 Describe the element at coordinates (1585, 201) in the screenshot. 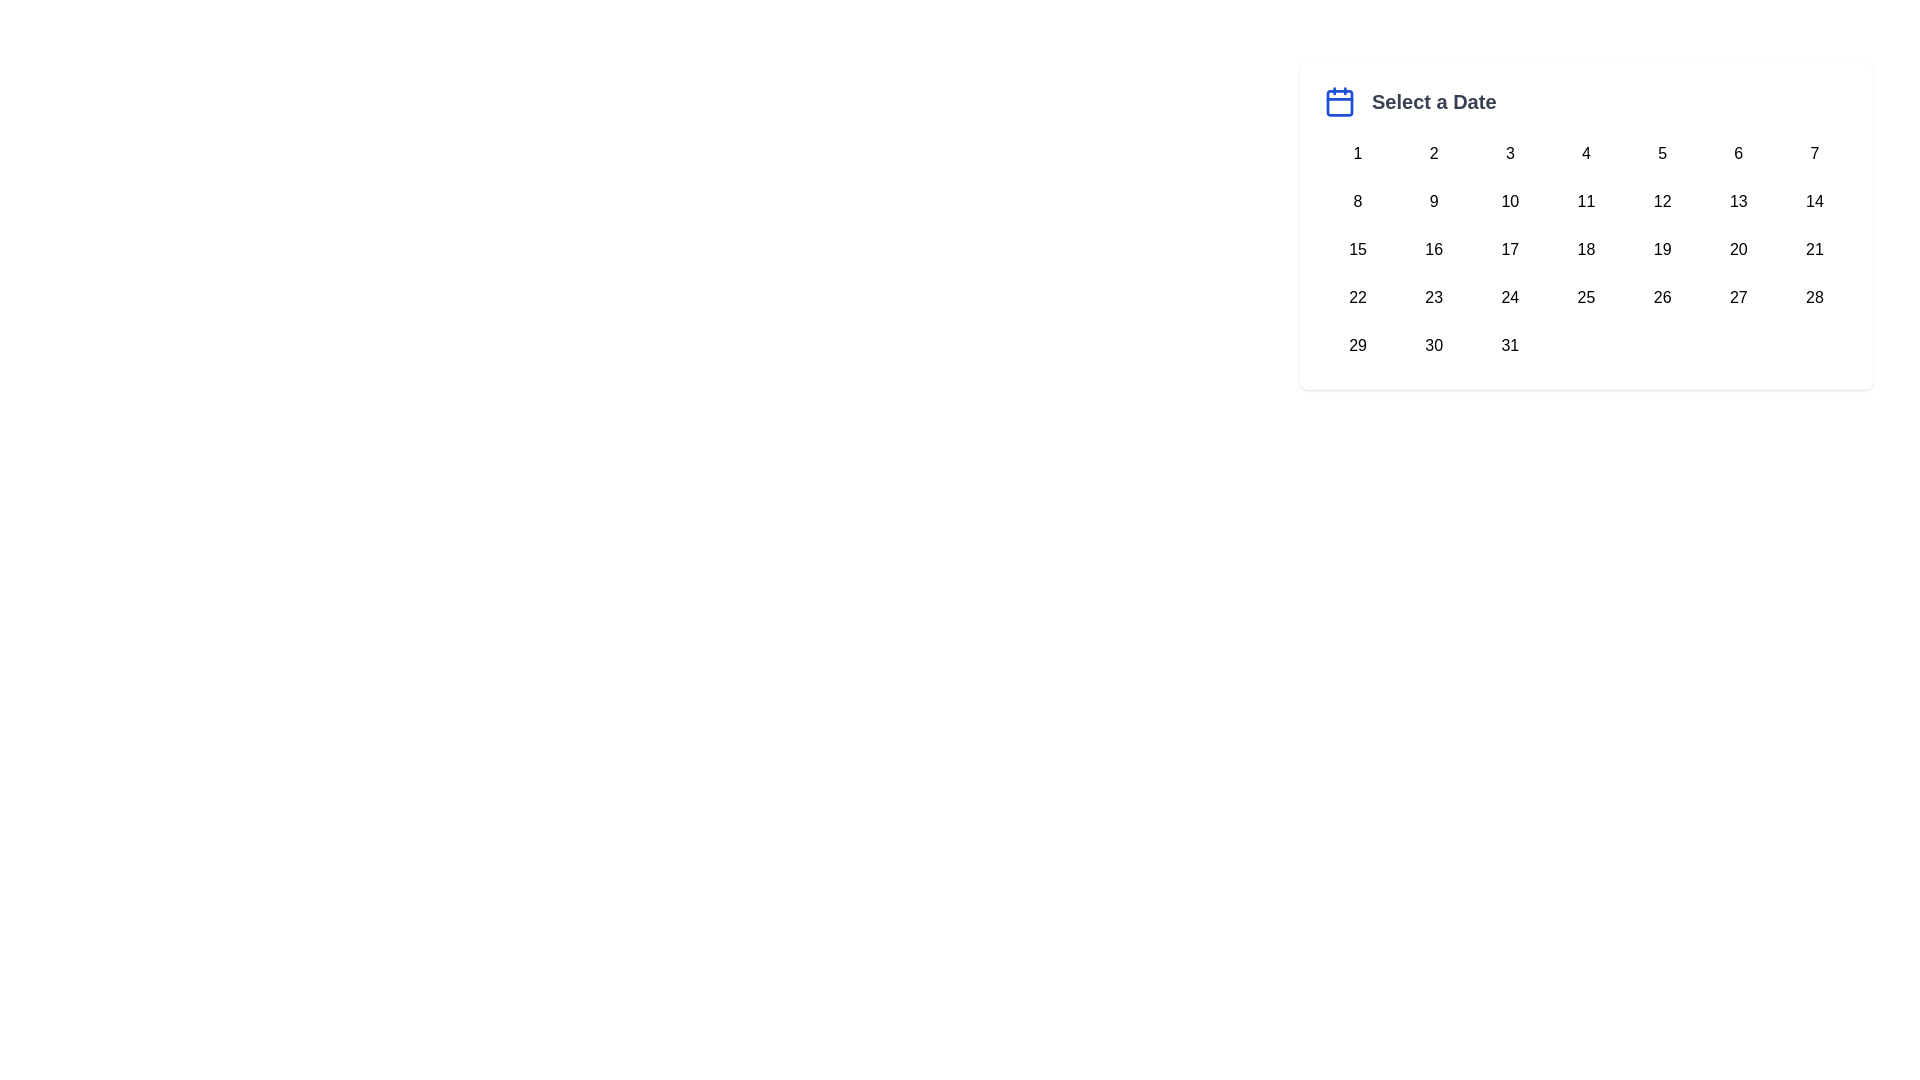

I see `the rectangular button with rounded corners labeled '11' in bold font` at that location.